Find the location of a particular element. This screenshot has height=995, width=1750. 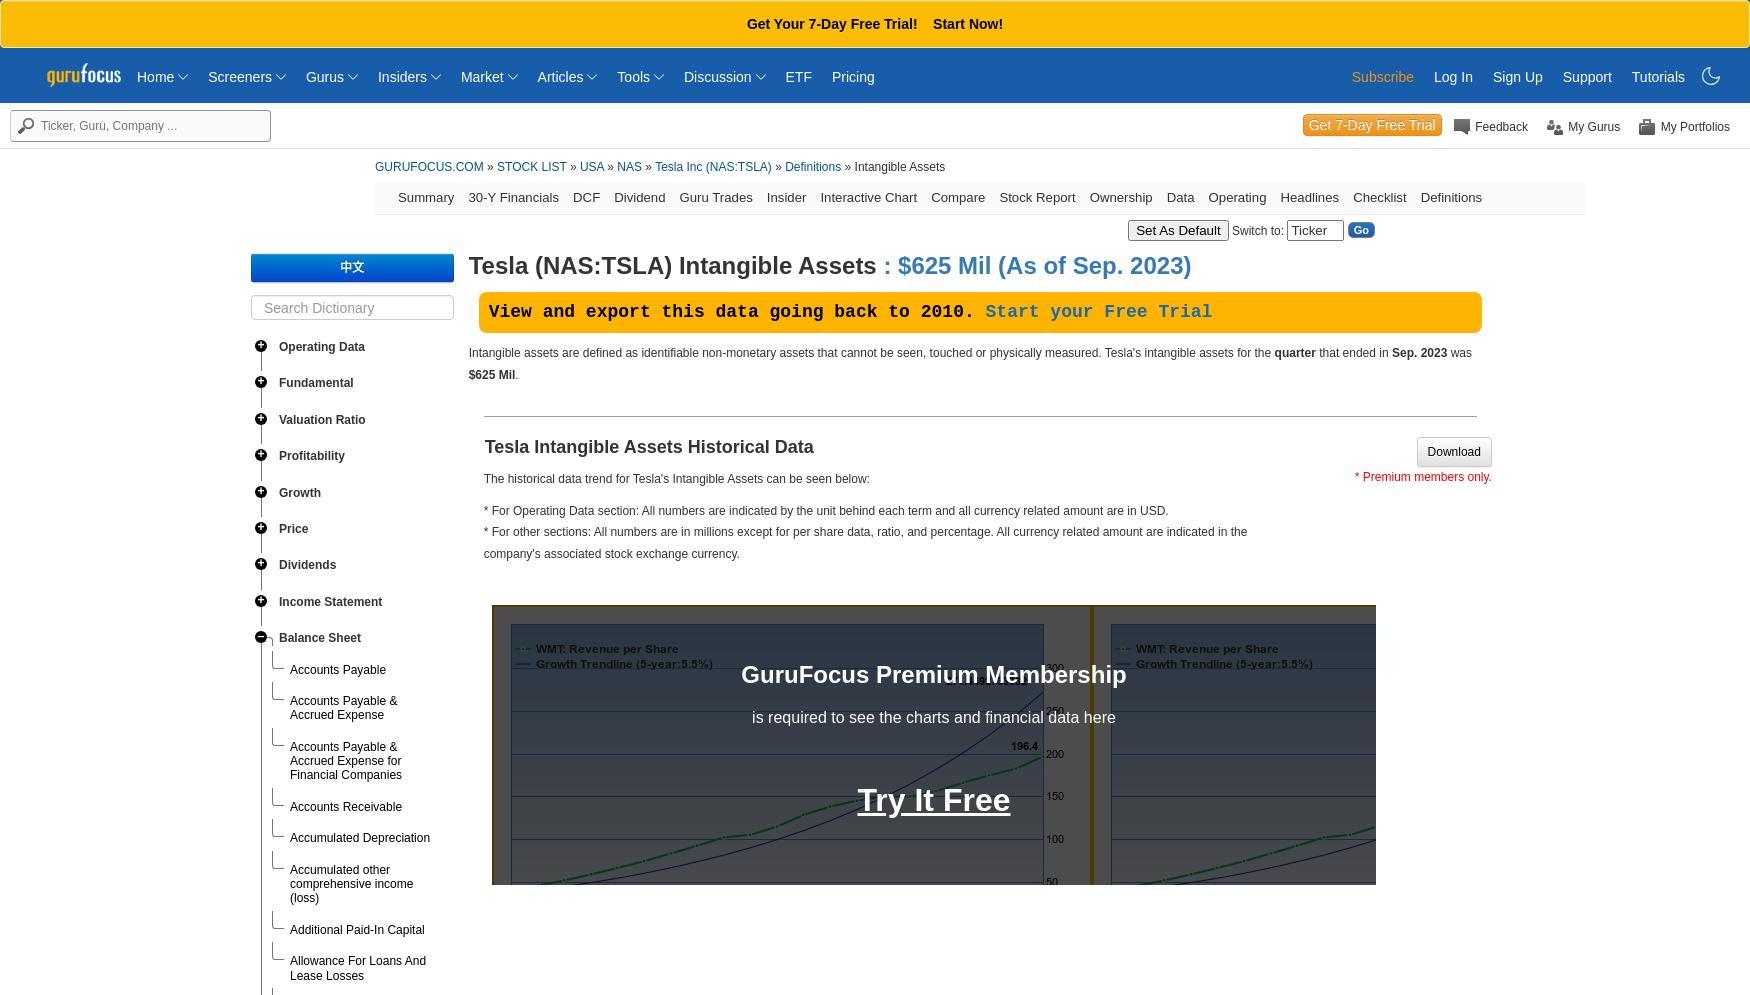

'Checklist' is located at coordinates (1378, 196).